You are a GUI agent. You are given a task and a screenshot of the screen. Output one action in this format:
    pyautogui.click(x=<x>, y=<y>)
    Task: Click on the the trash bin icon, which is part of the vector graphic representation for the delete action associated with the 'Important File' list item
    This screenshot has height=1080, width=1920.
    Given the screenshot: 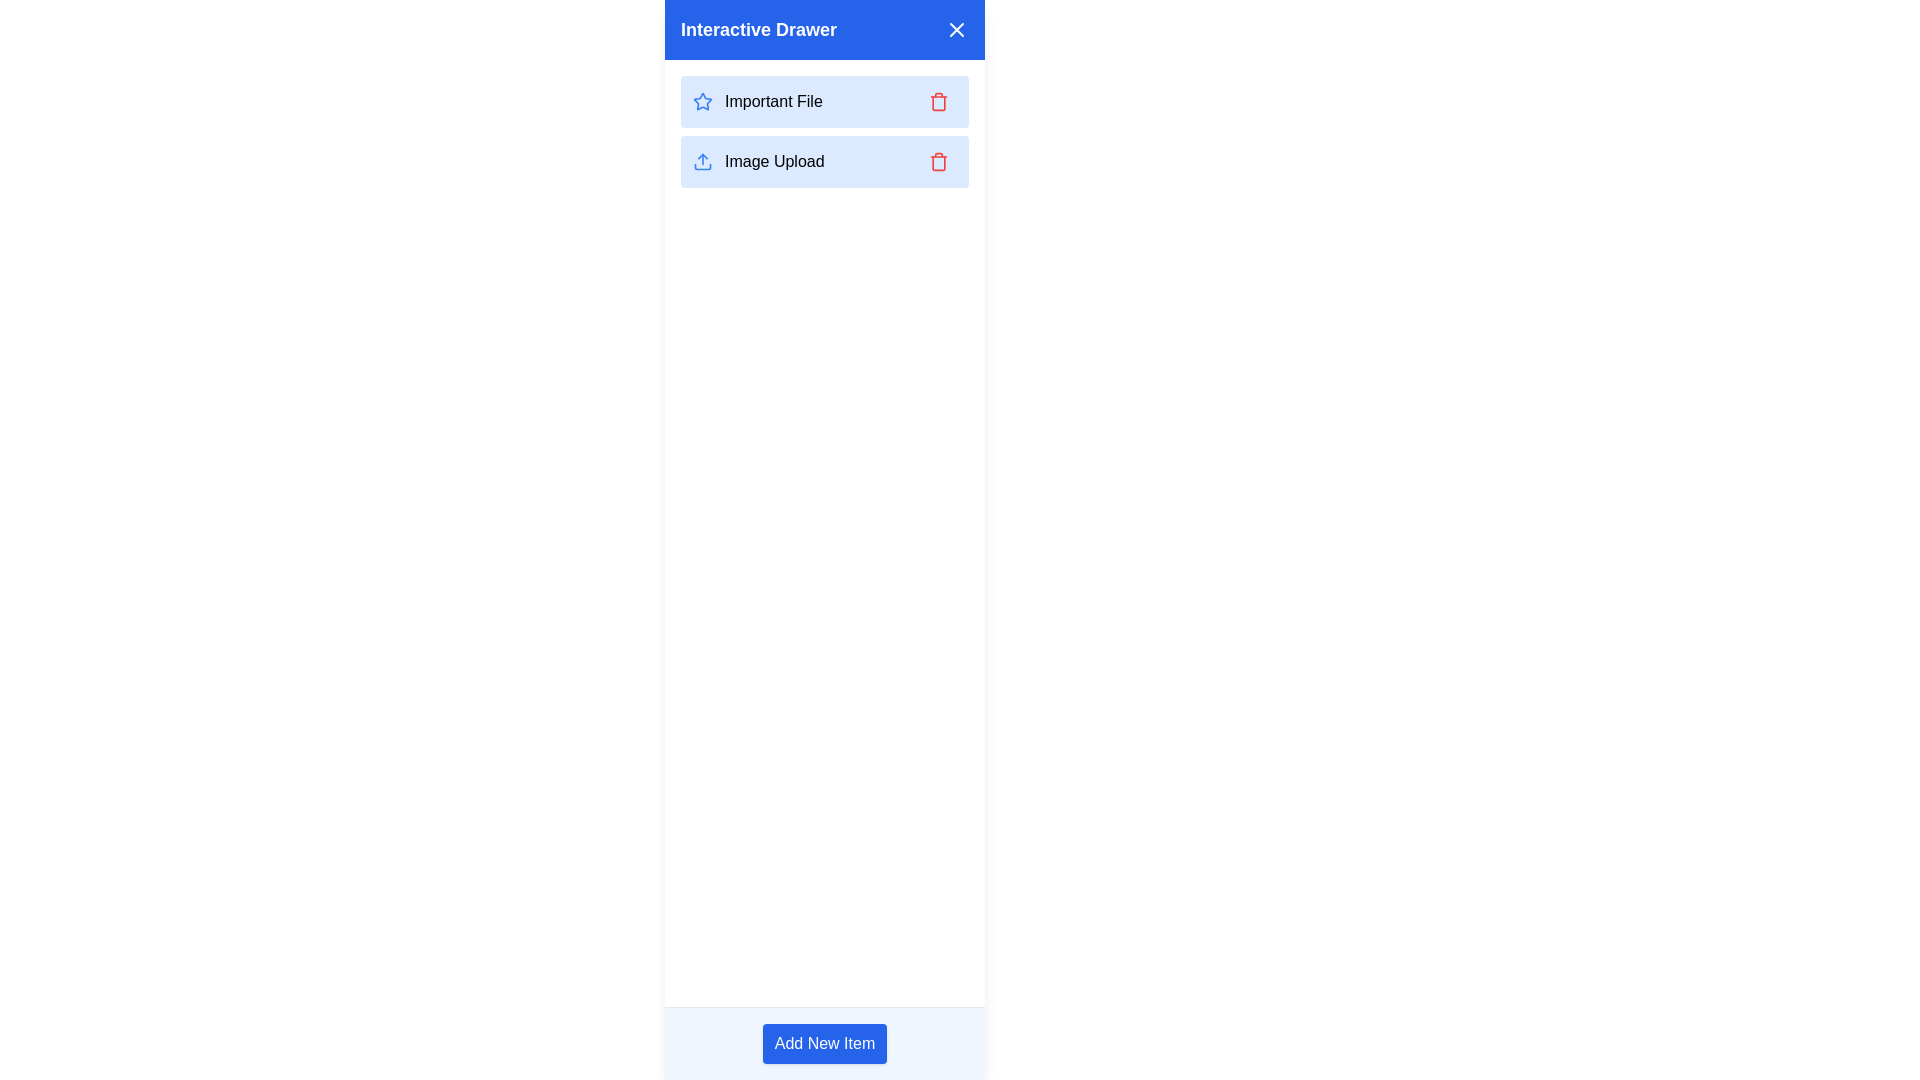 What is the action you would take?
    pyautogui.click(x=938, y=103)
    